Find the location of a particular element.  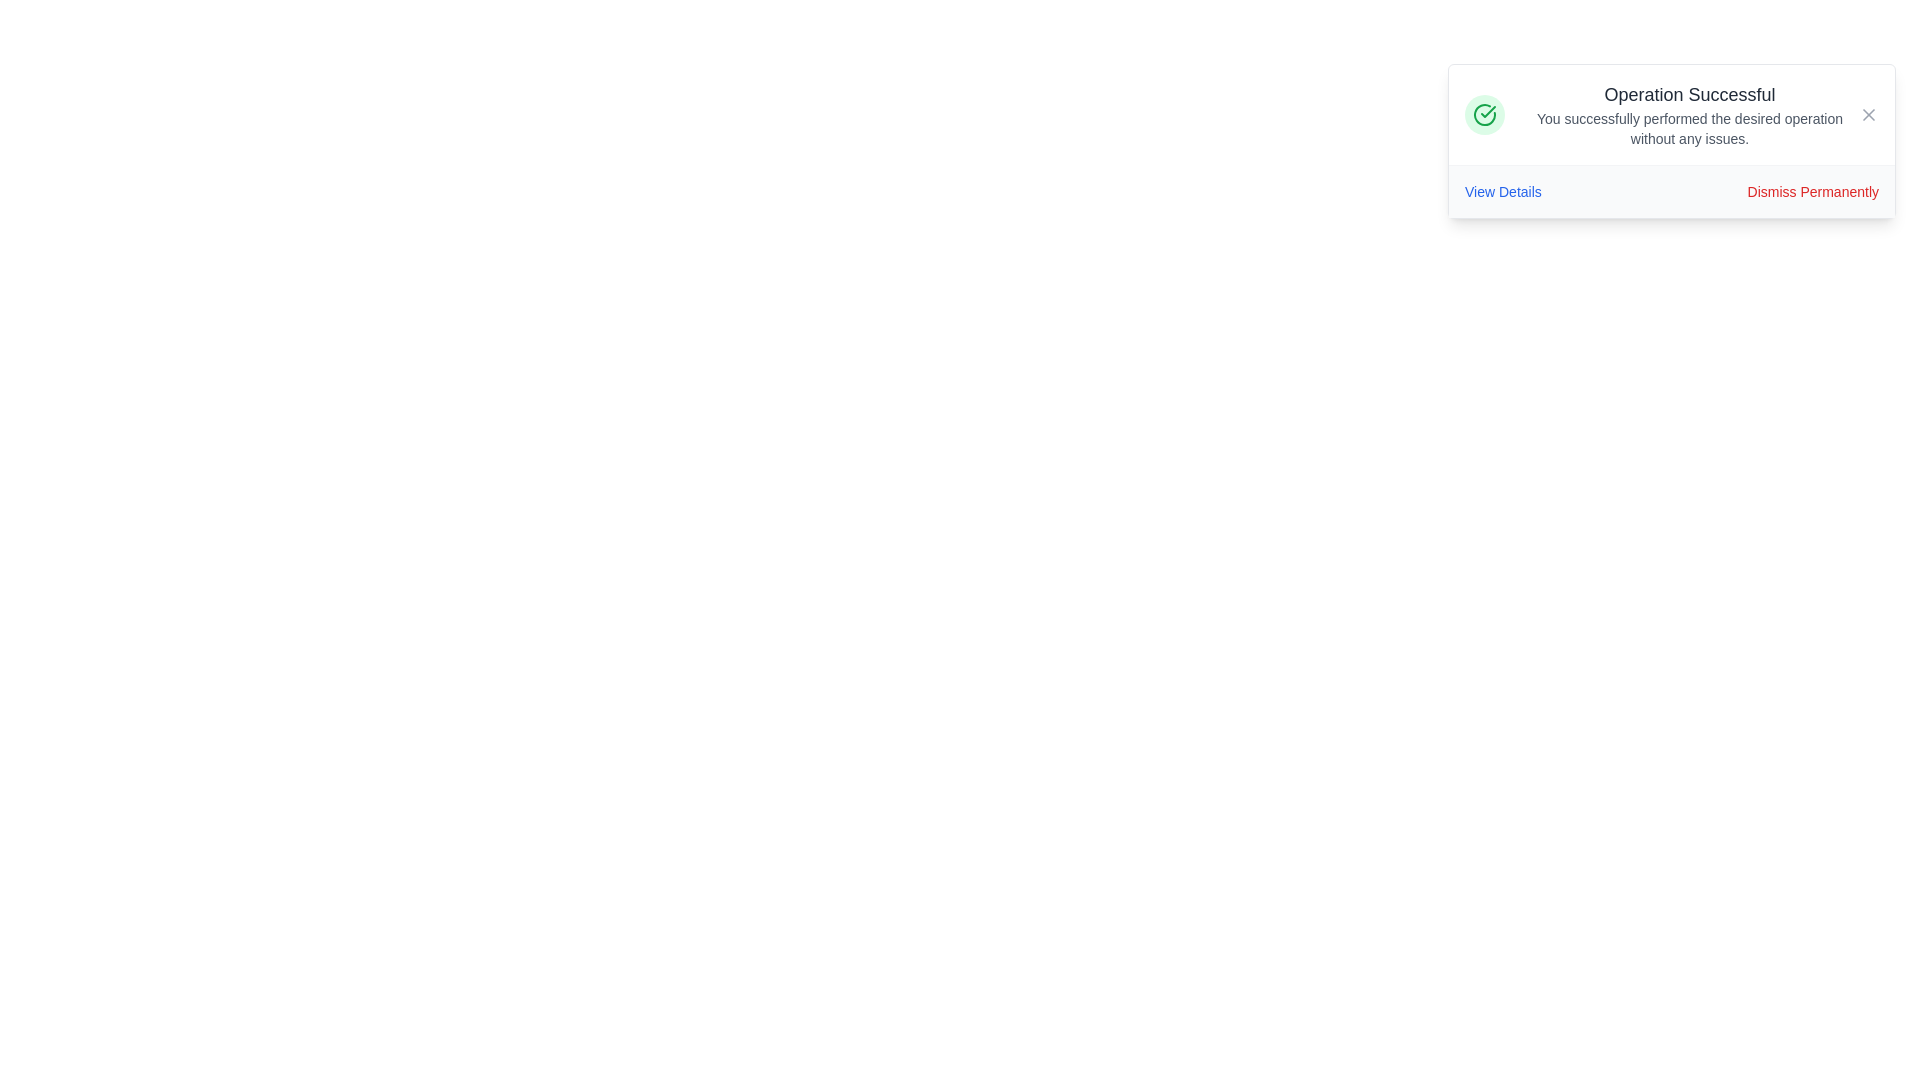

the circular icon with a light green background and a dark green checkmark symbol, located in the upper-right corner of the notification card is located at coordinates (1484, 115).